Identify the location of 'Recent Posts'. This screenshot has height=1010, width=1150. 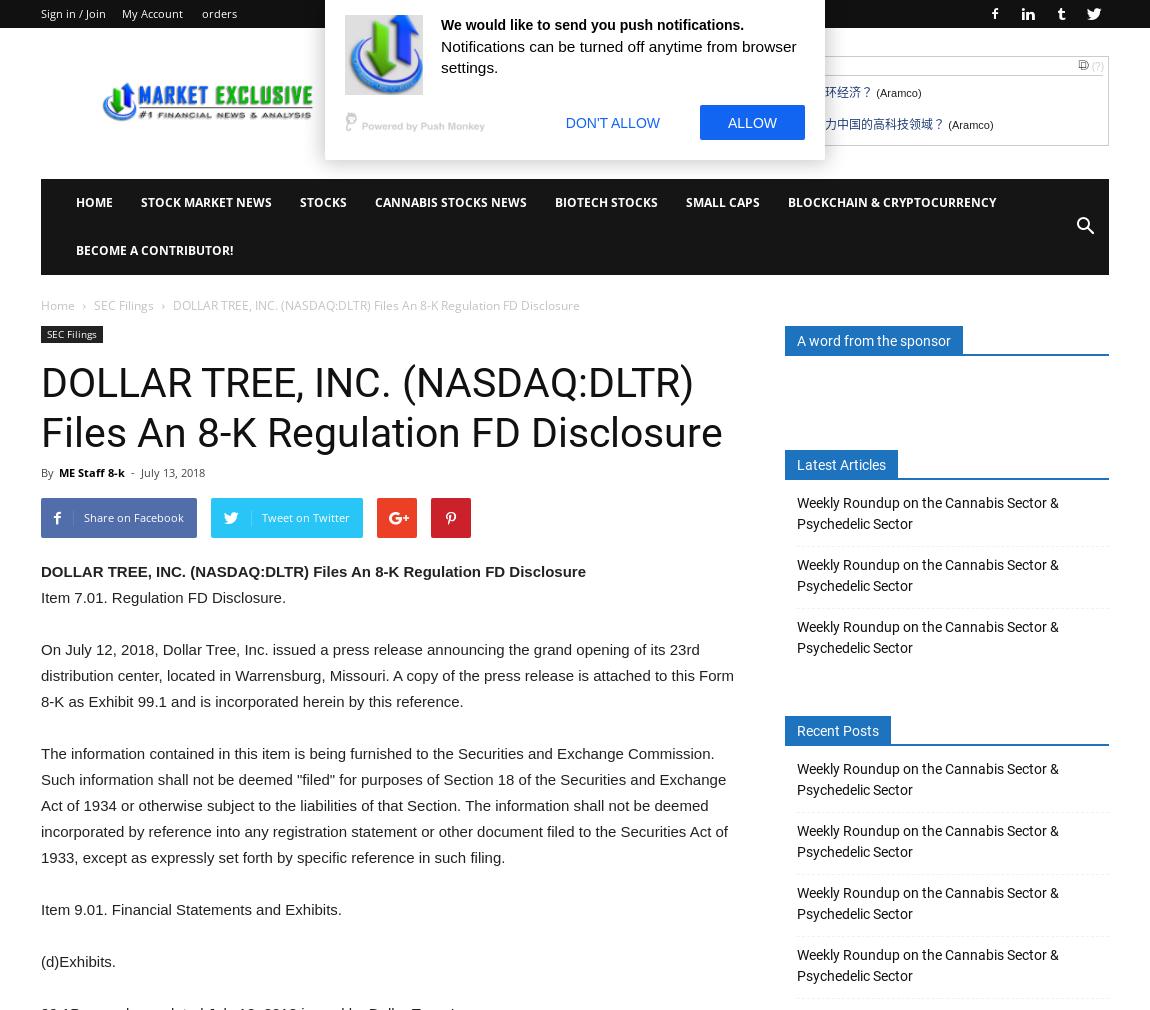
(837, 730).